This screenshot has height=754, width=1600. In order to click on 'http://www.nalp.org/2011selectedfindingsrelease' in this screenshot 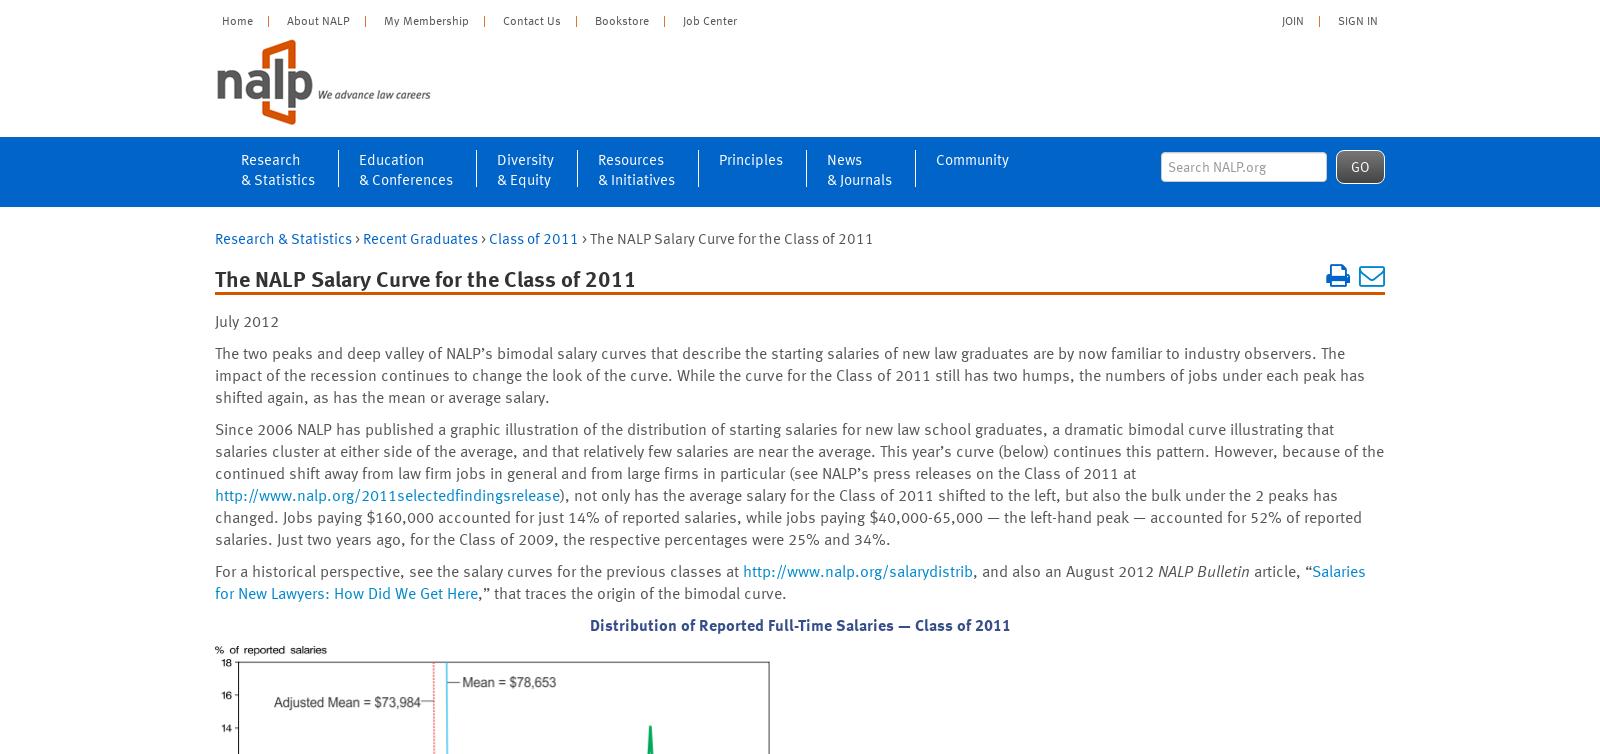, I will do `click(387, 495)`.